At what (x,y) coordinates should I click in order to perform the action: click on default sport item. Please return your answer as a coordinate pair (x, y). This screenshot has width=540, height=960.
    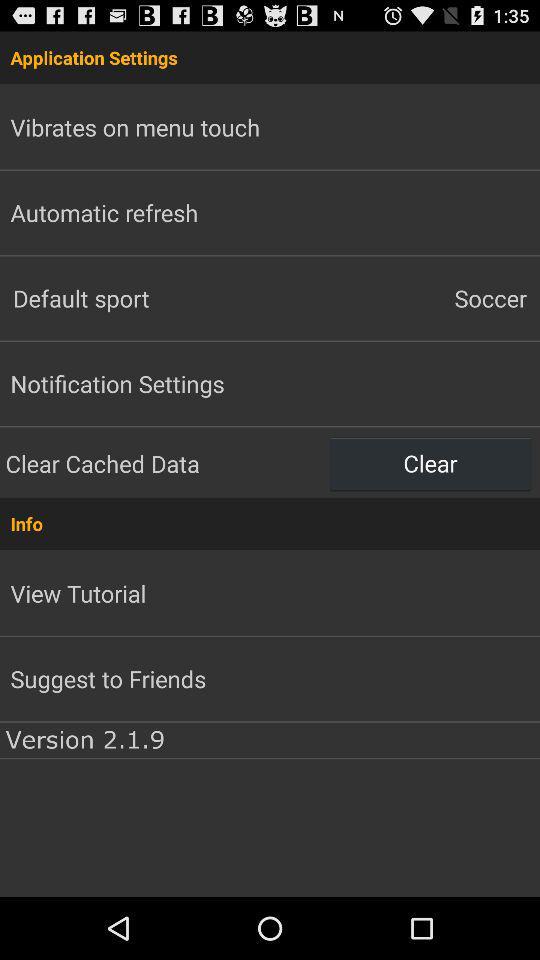
    Looking at the image, I should click on (135, 297).